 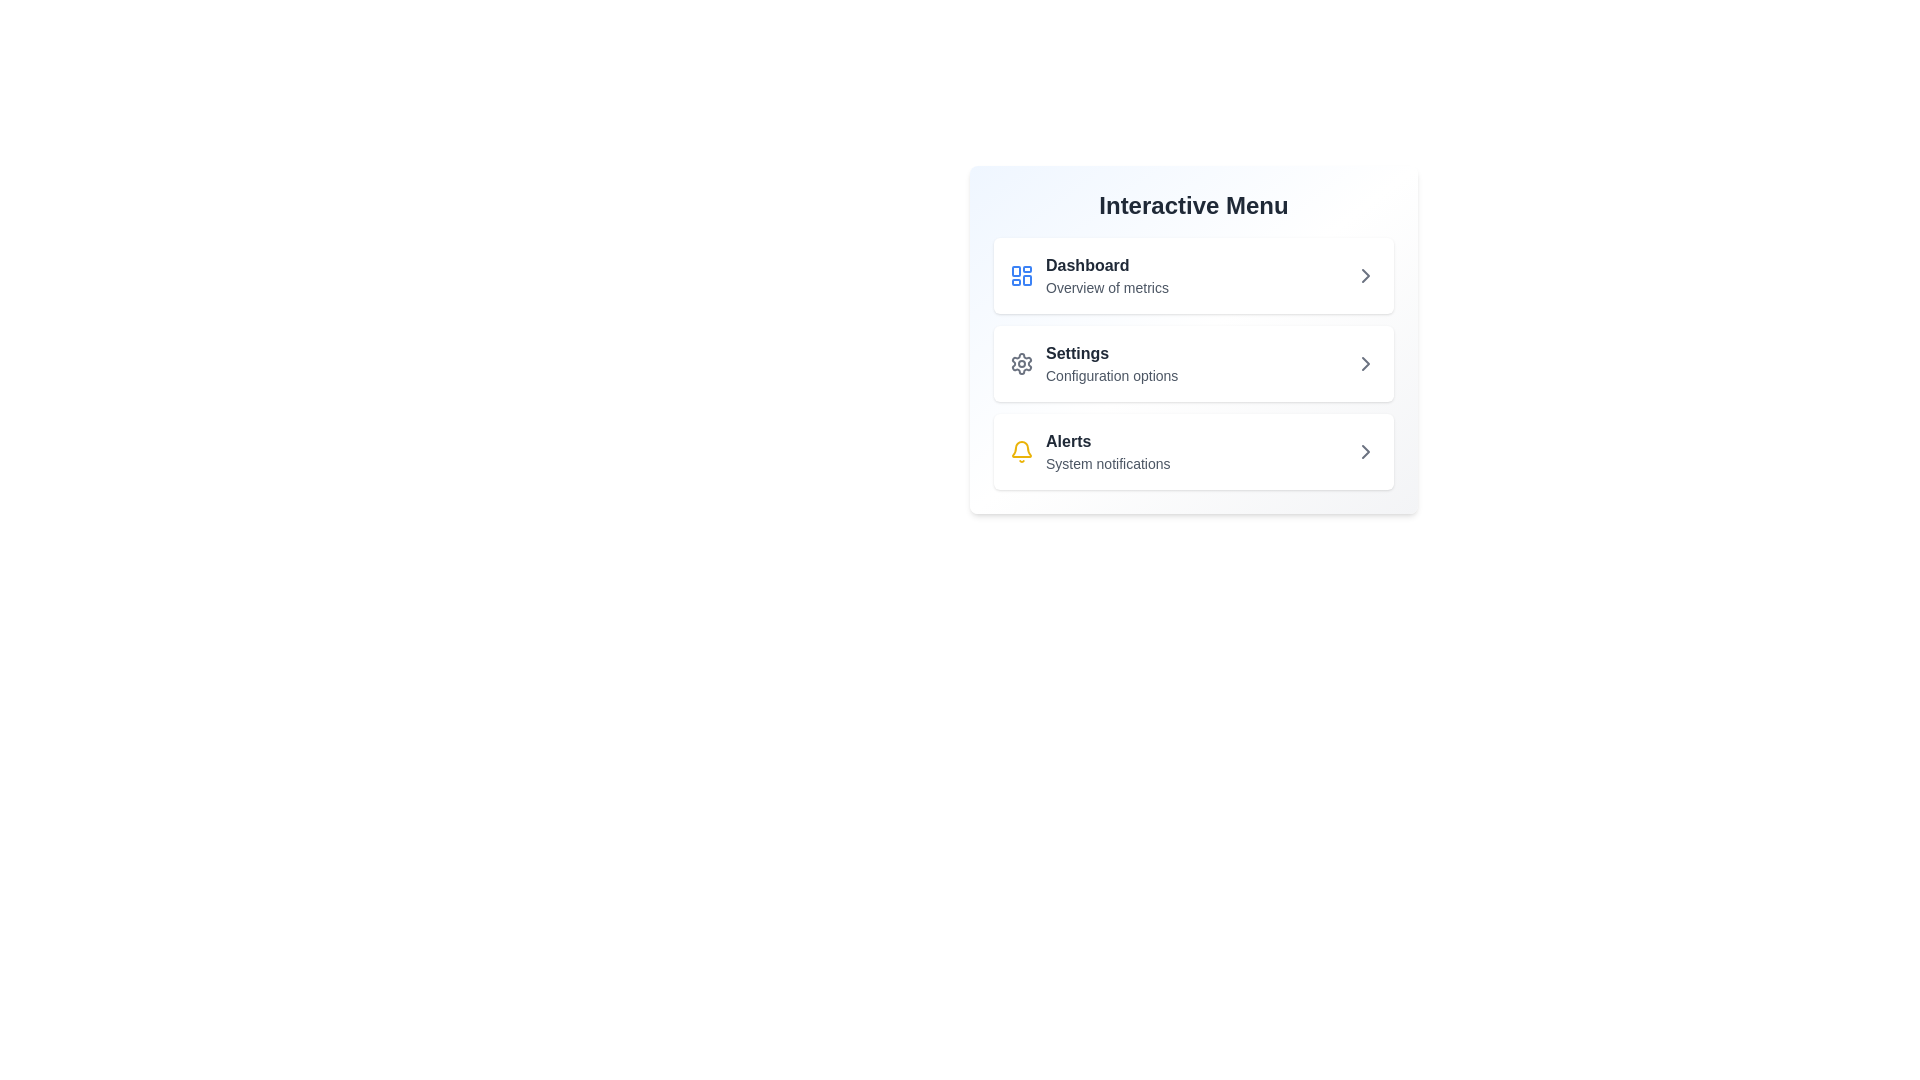 I want to click on the Interactive menu item located at the top of the vertical menu structure, so click(x=1194, y=276).